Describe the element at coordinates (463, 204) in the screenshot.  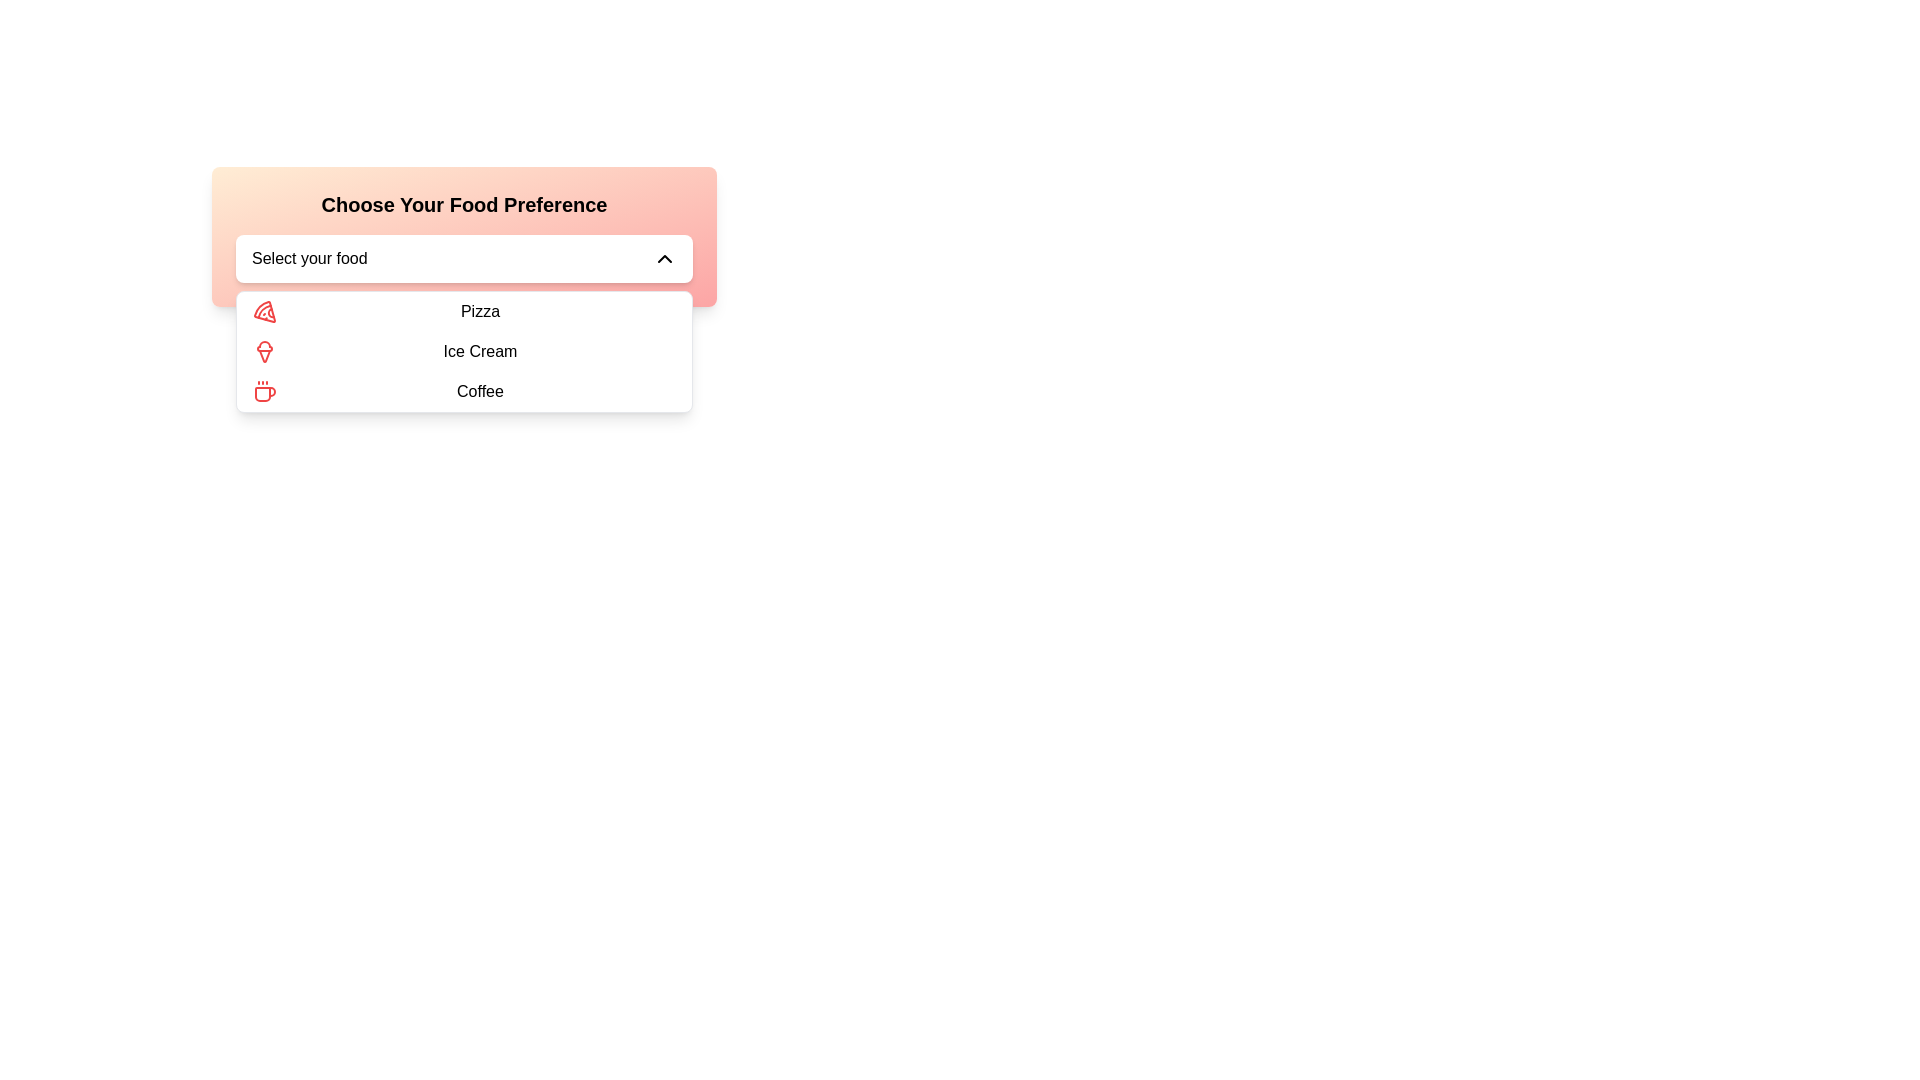
I see `the bold text label 'Choose Your Food Preference' which is prominently displayed at the top center of a rounded, gradient-colored box` at that location.